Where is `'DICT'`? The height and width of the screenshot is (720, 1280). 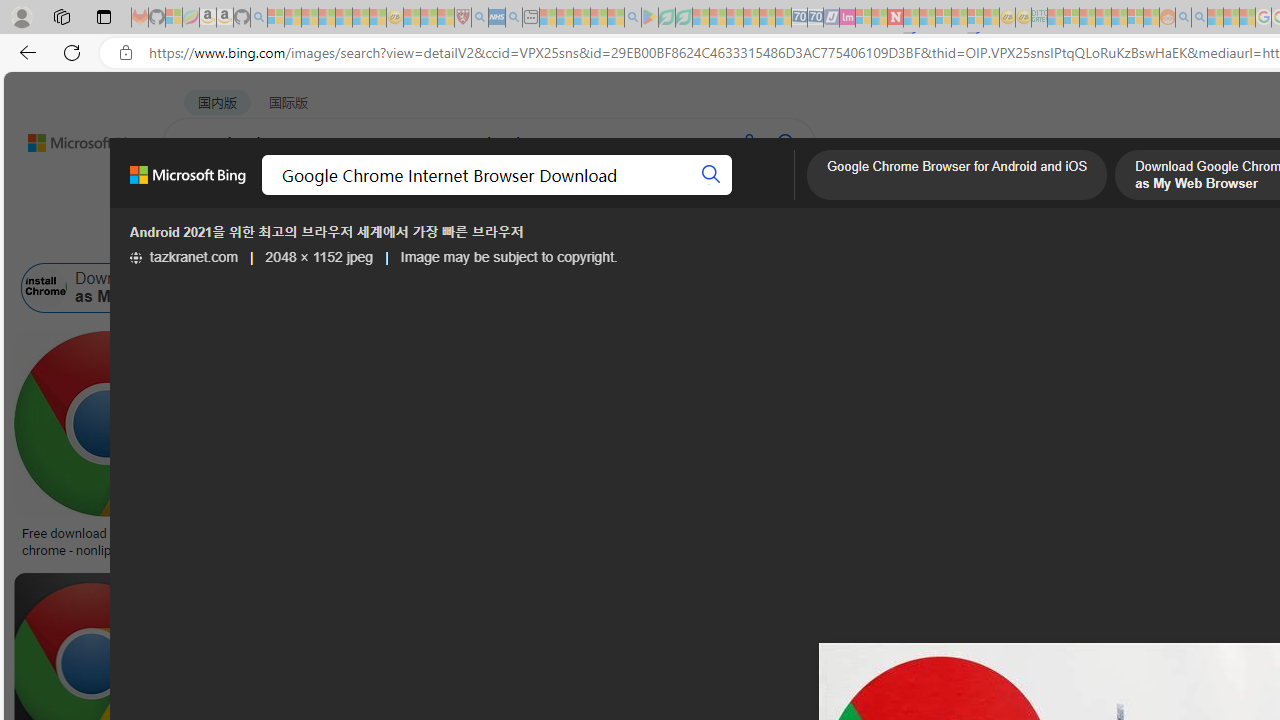 'DICT' is located at coordinates (717, 195).